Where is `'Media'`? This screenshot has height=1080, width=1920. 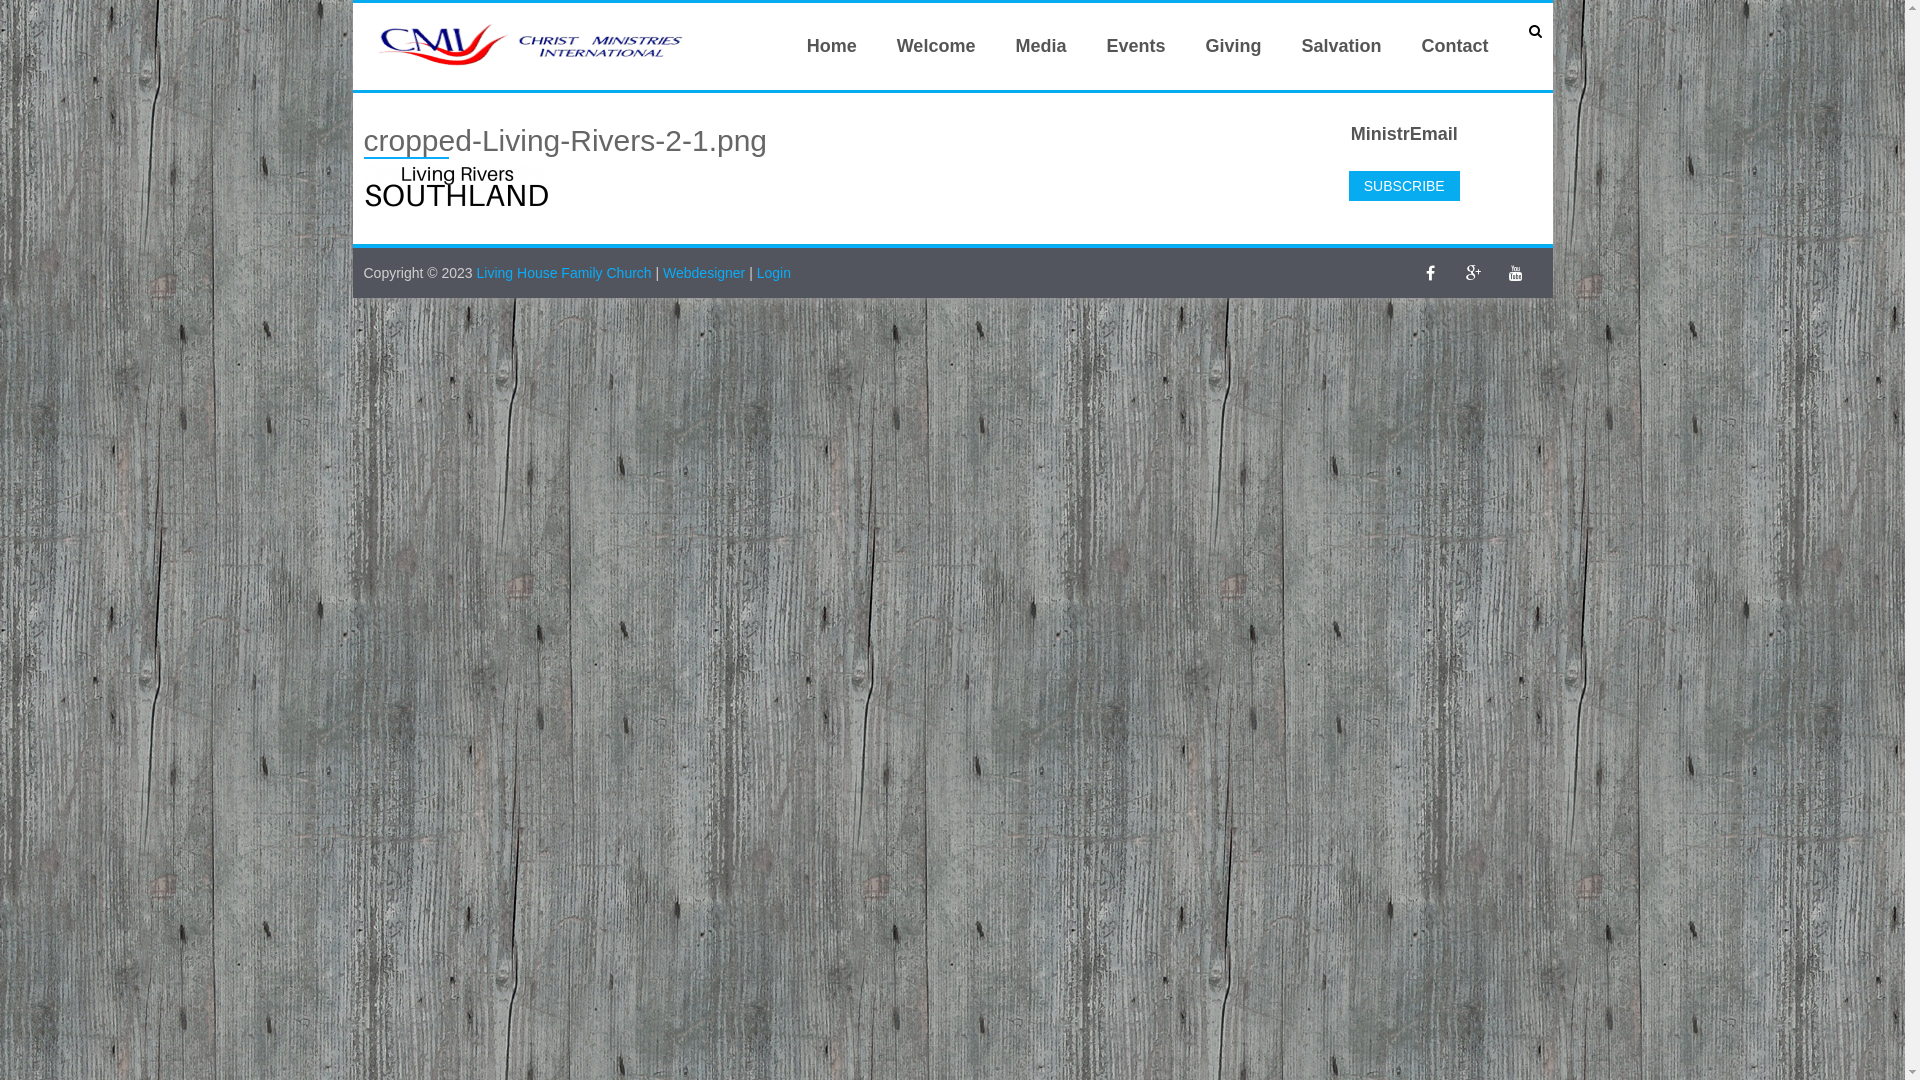
'Media' is located at coordinates (1040, 45).